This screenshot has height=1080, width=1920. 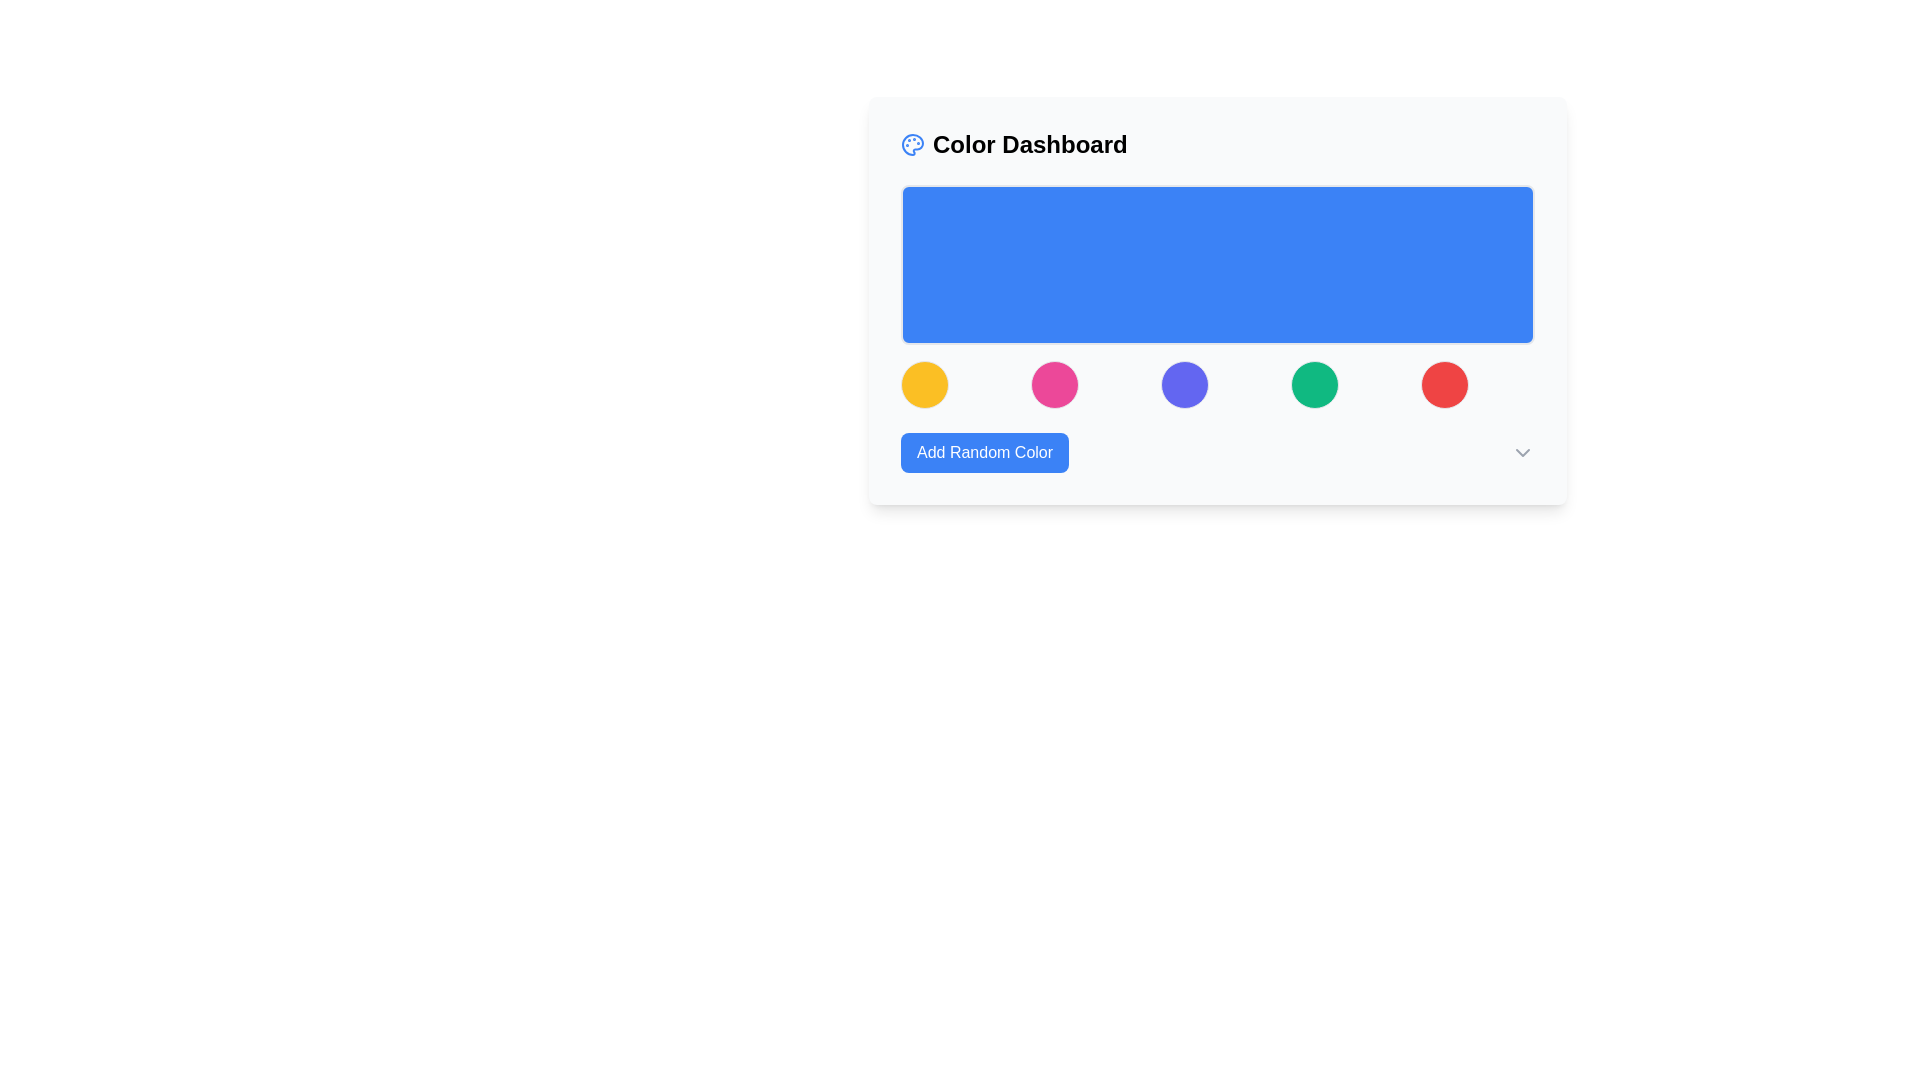 I want to click on the rectangular button with a blue background and white text labeled 'Add Random Color' to observe a color change effect, so click(x=984, y=452).